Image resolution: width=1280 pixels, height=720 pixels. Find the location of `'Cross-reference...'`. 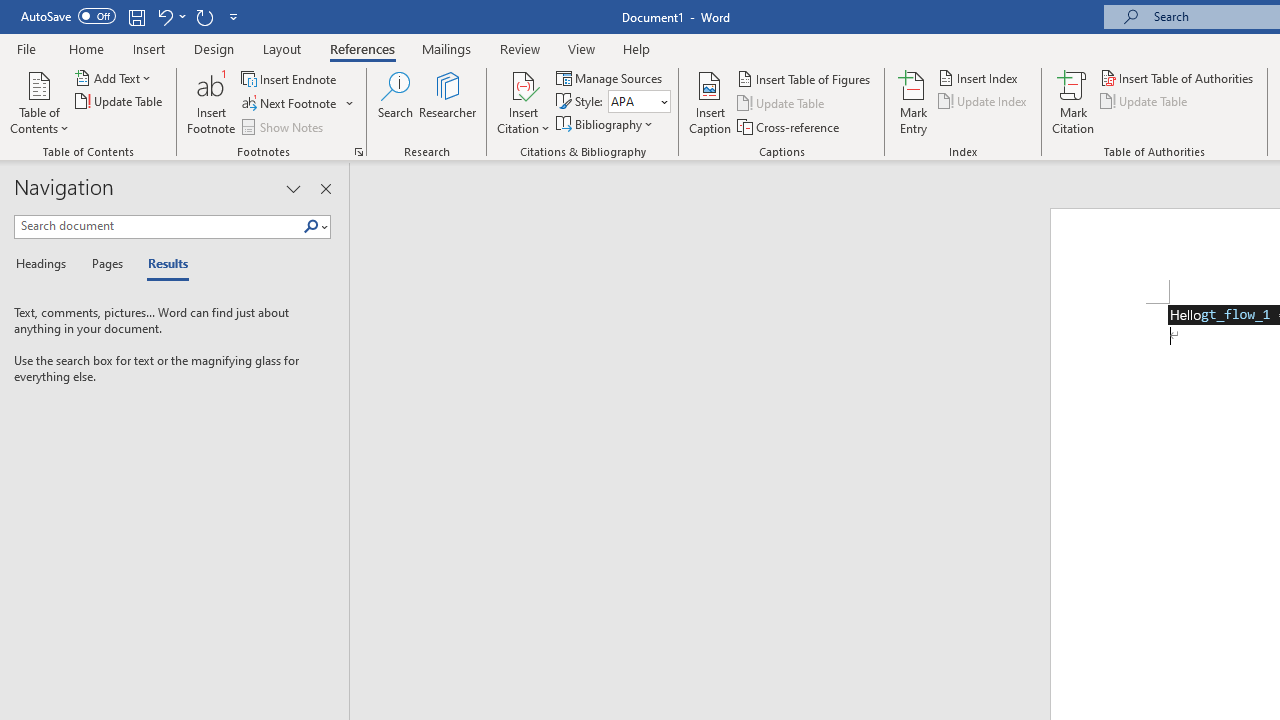

'Cross-reference...' is located at coordinates (788, 127).